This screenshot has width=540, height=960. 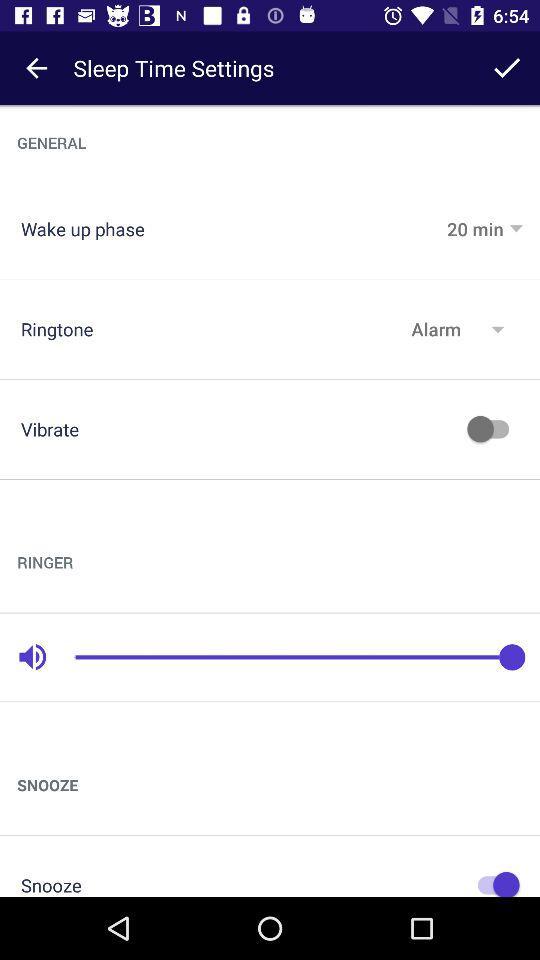 I want to click on hide button, so click(x=492, y=881).